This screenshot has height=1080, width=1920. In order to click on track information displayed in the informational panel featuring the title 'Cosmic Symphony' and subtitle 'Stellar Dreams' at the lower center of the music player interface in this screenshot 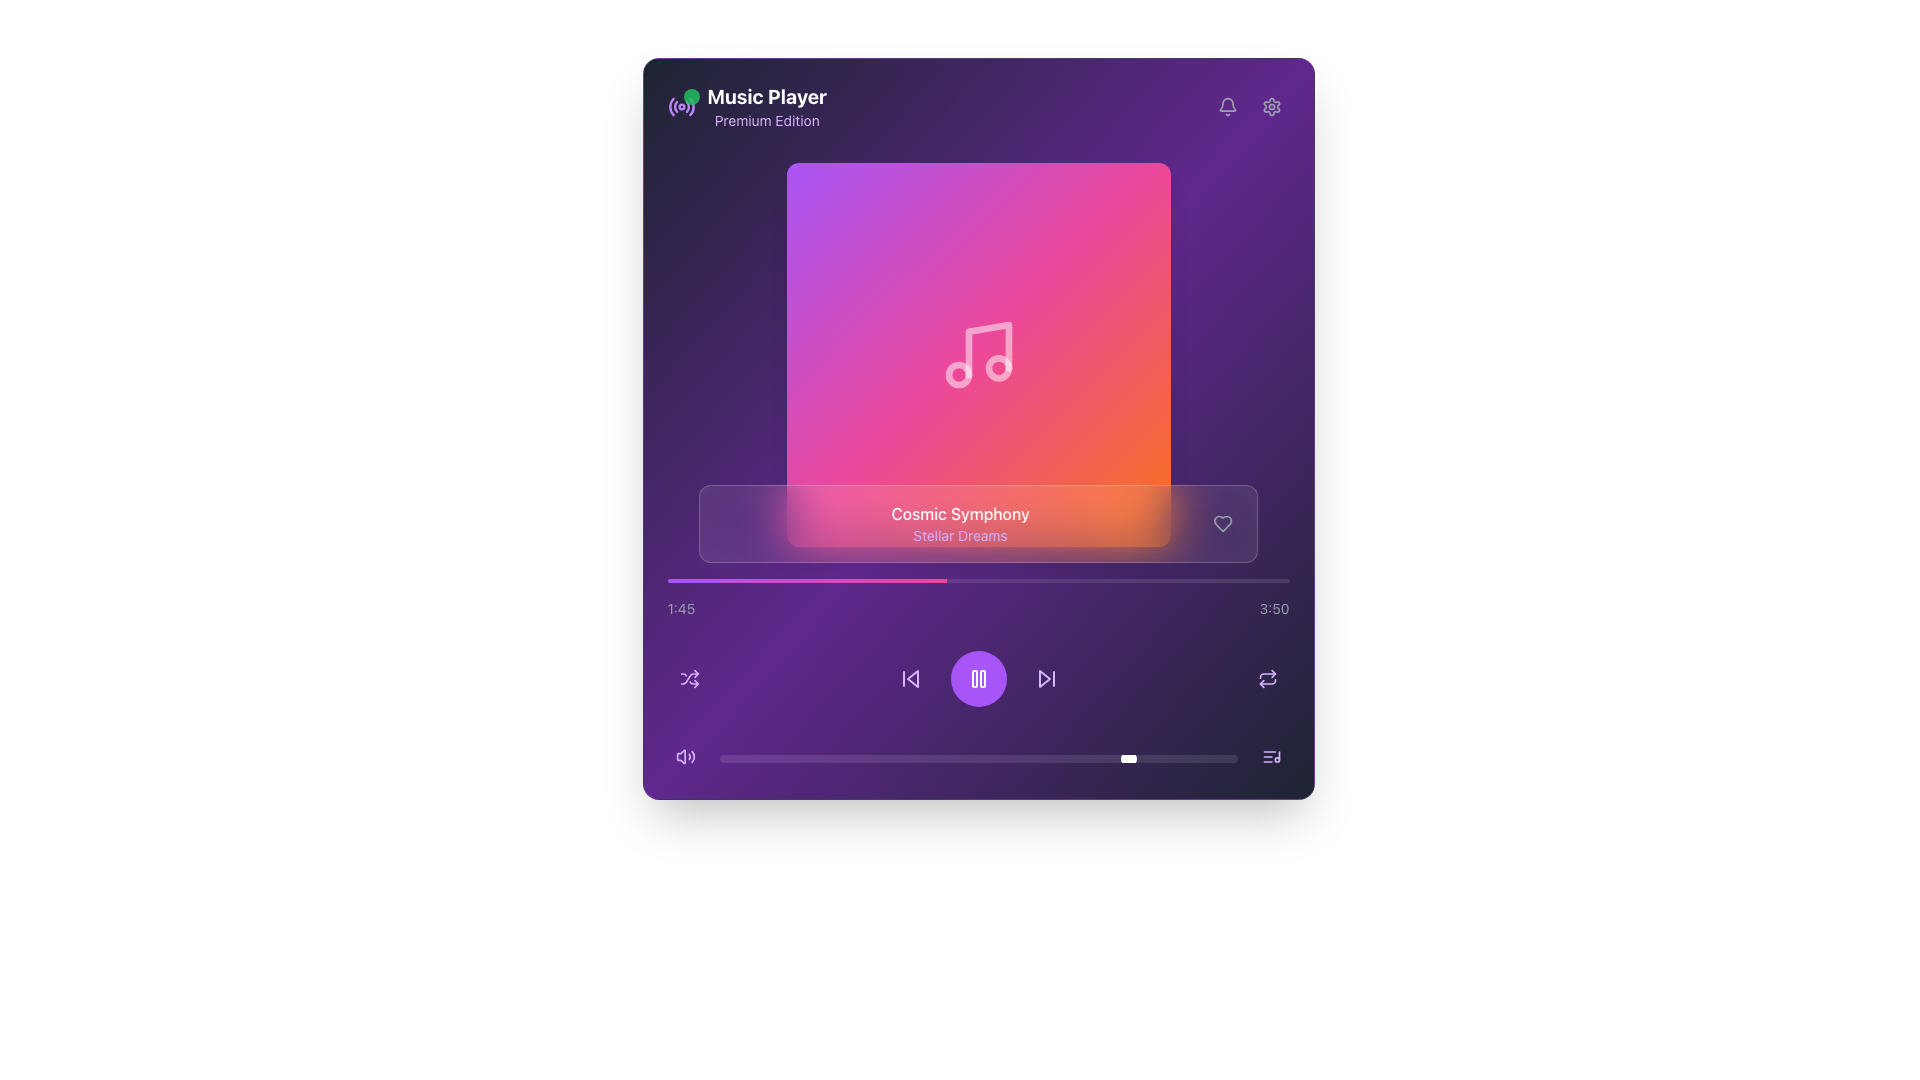, I will do `click(978, 523)`.